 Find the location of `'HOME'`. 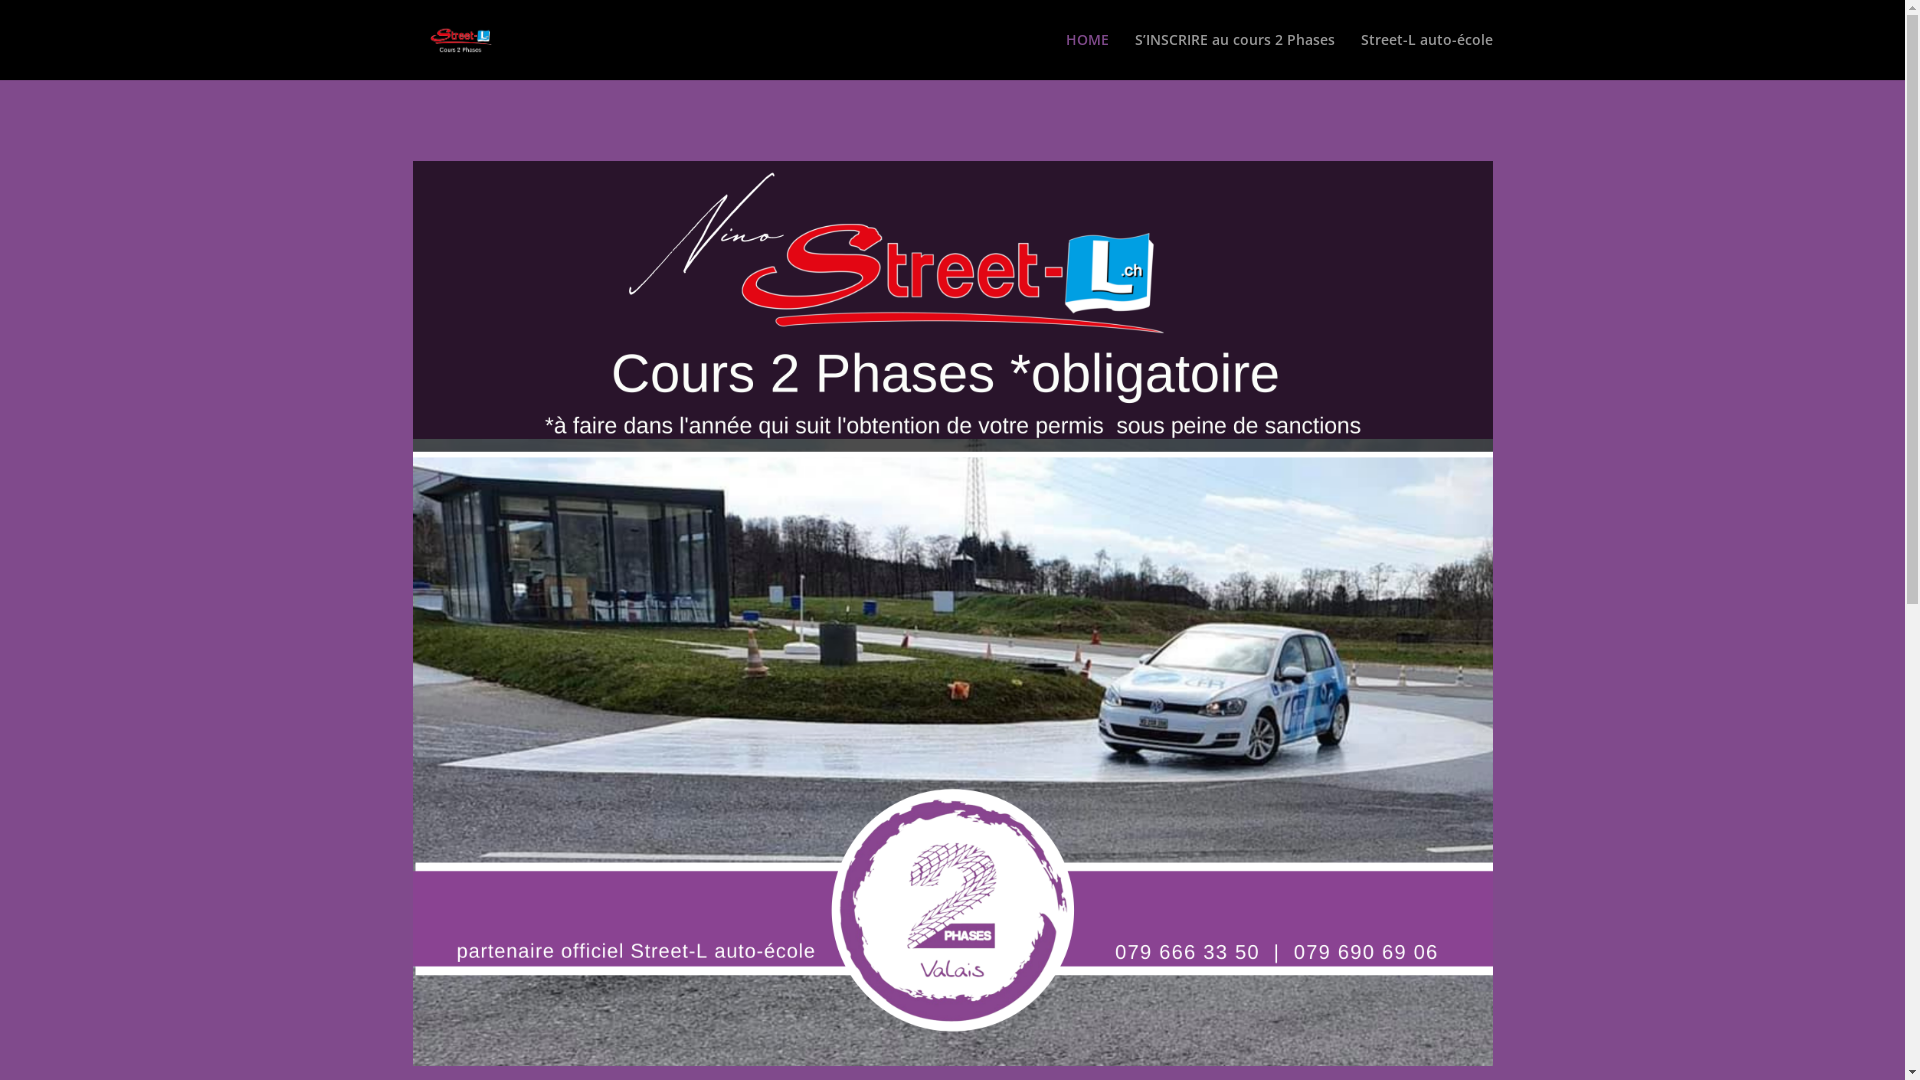

'HOME' is located at coordinates (1086, 55).